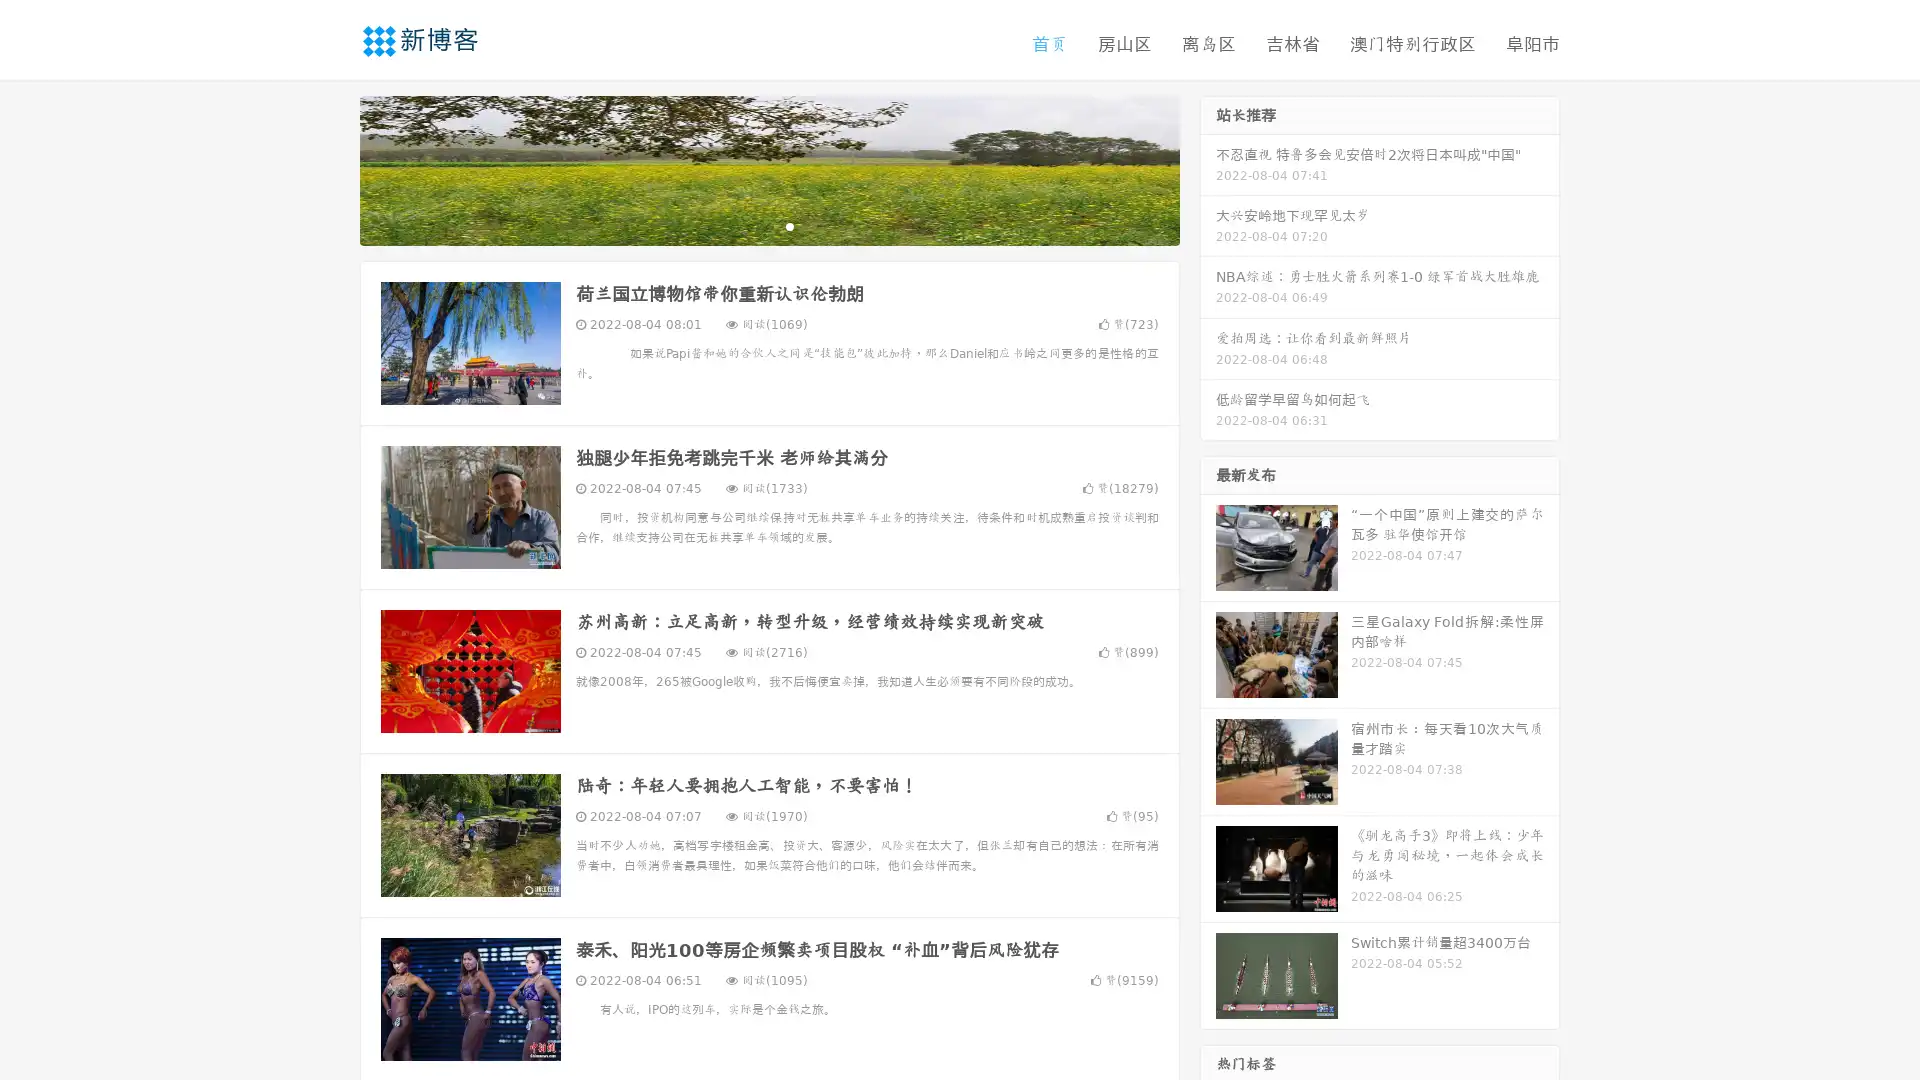  I want to click on Previous slide, so click(330, 168).